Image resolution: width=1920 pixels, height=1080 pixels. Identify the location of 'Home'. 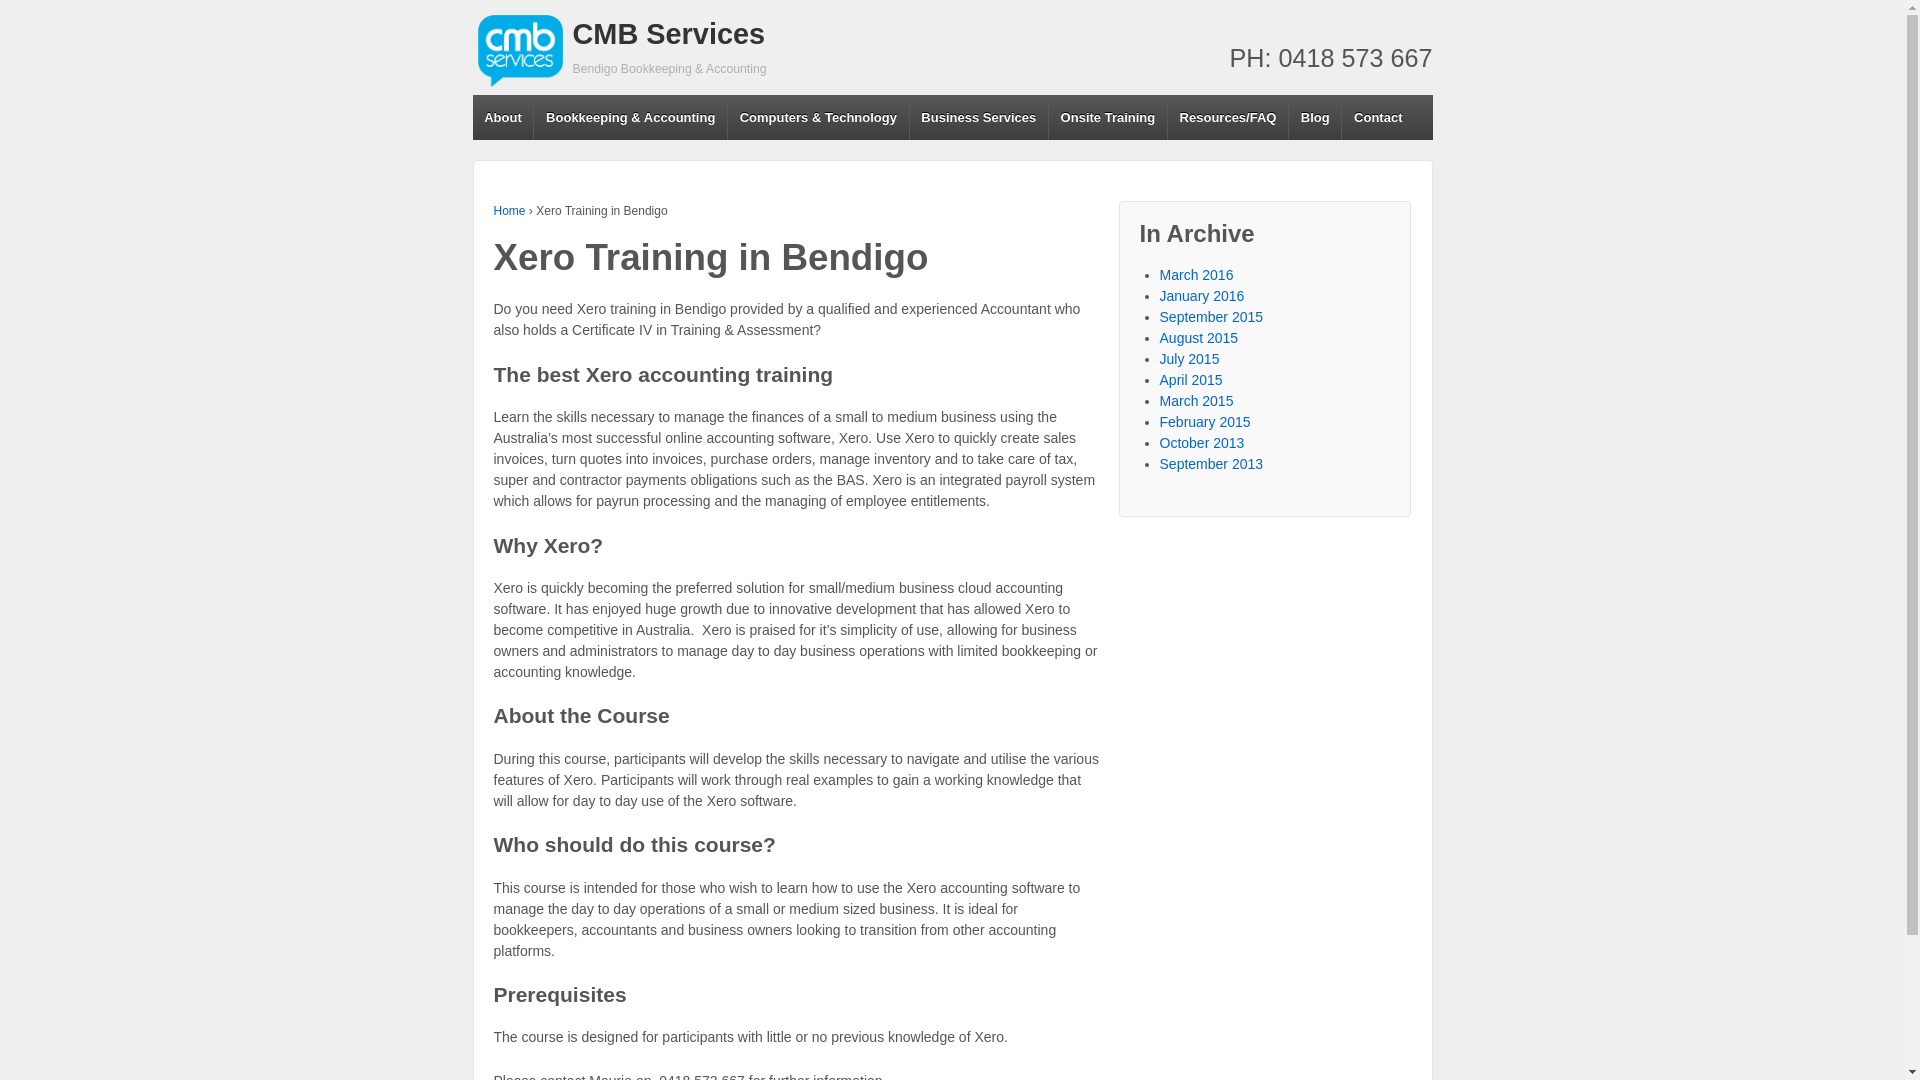
(509, 211).